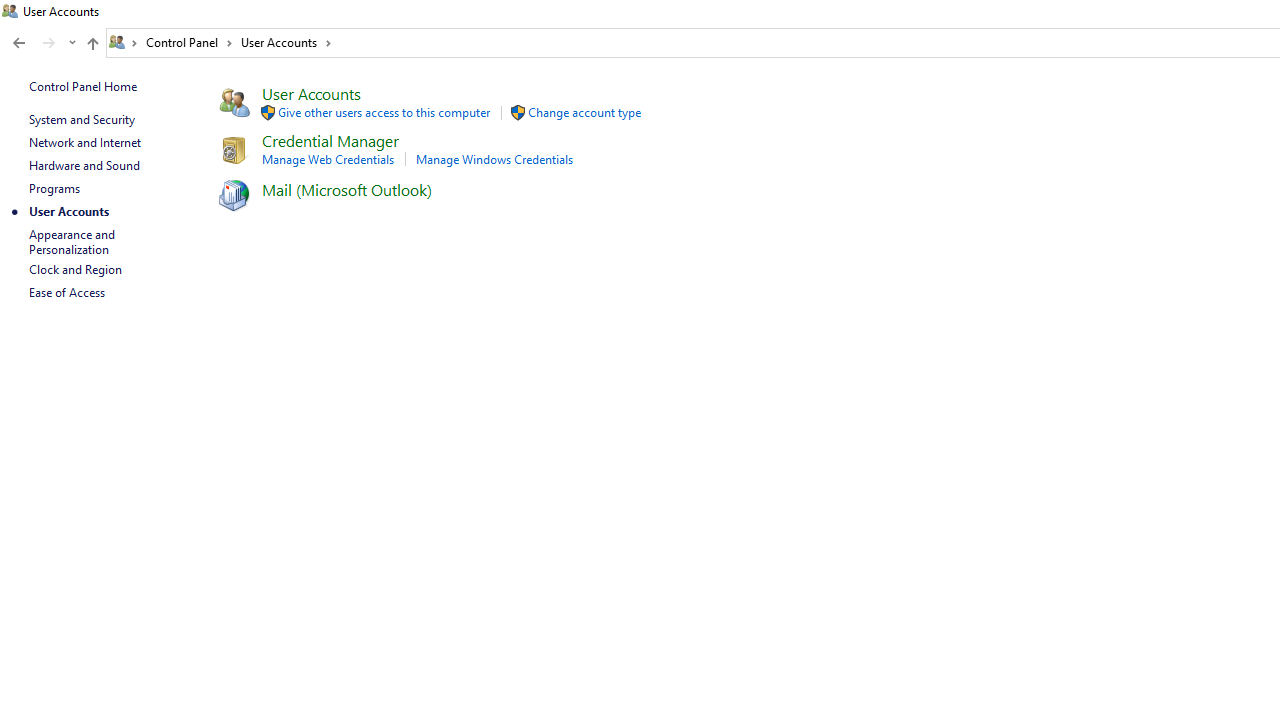  Describe the element at coordinates (71, 43) in the screenshot. I see `'Recent locations'` at that location.